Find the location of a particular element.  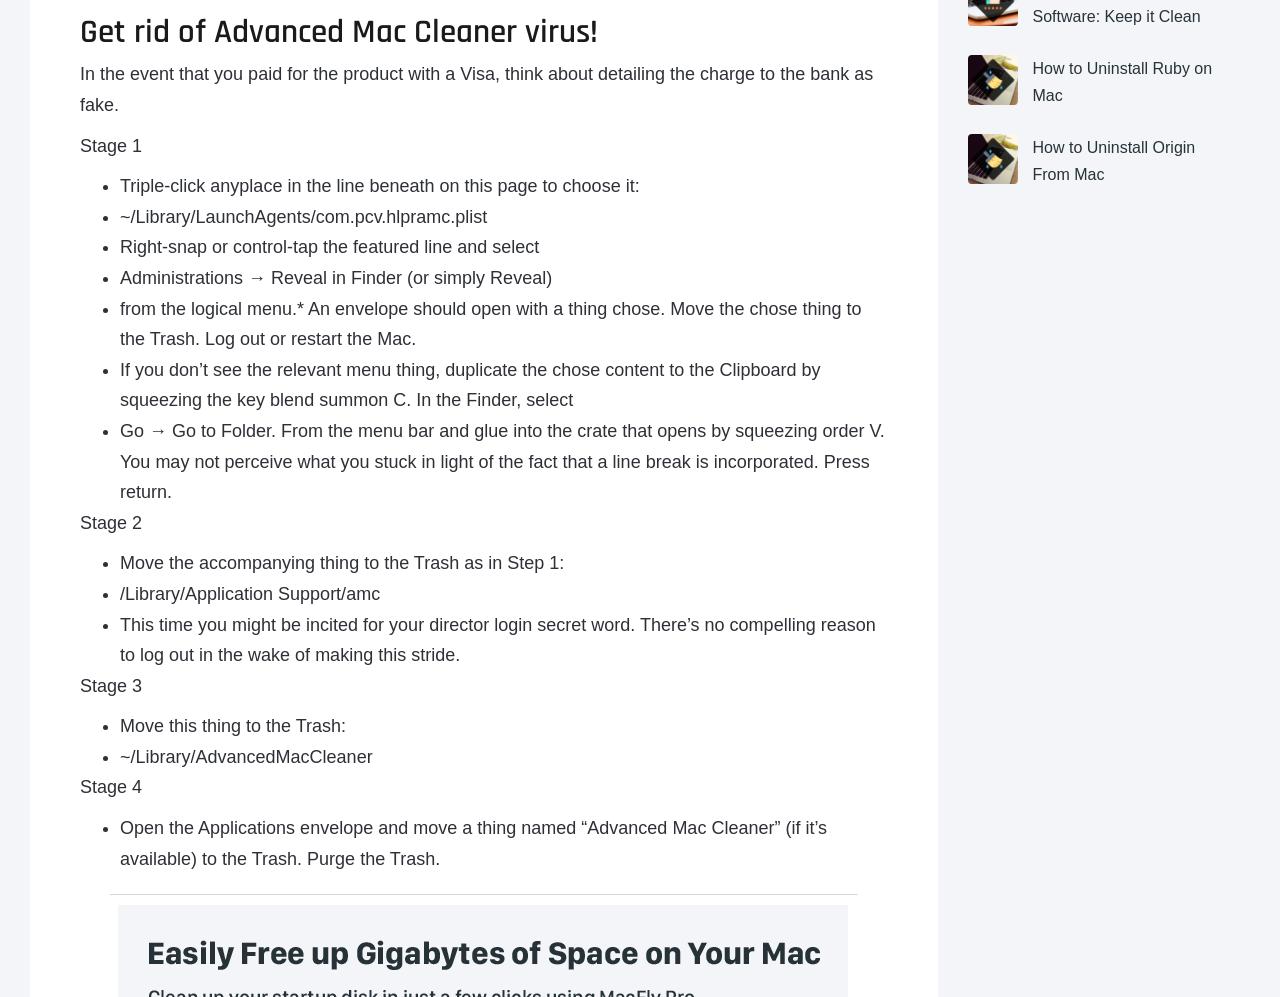

'Stage 3' is located at coordinates (109, 684).